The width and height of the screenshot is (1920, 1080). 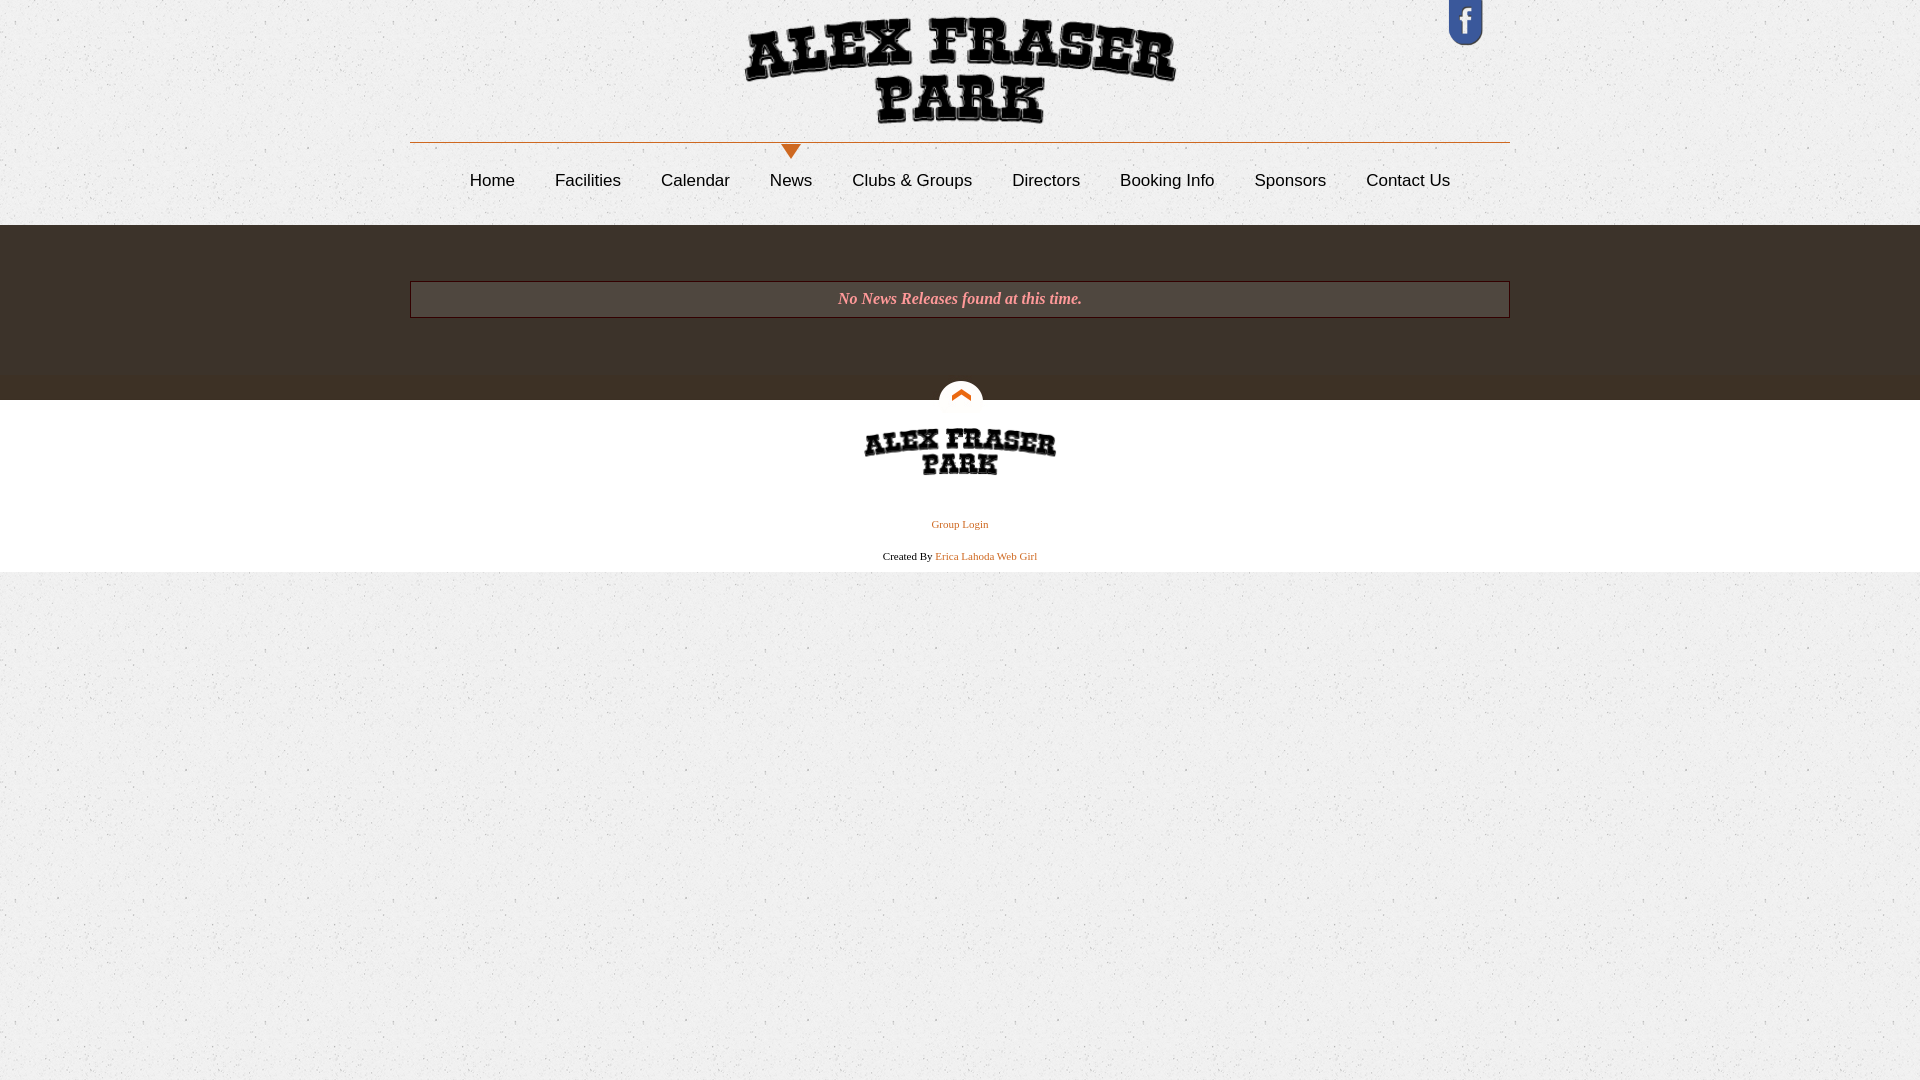 What do you see at coordinates (587, 180) in the screenshot?
I see `'Facilities'` at bounding box center [587, 180].